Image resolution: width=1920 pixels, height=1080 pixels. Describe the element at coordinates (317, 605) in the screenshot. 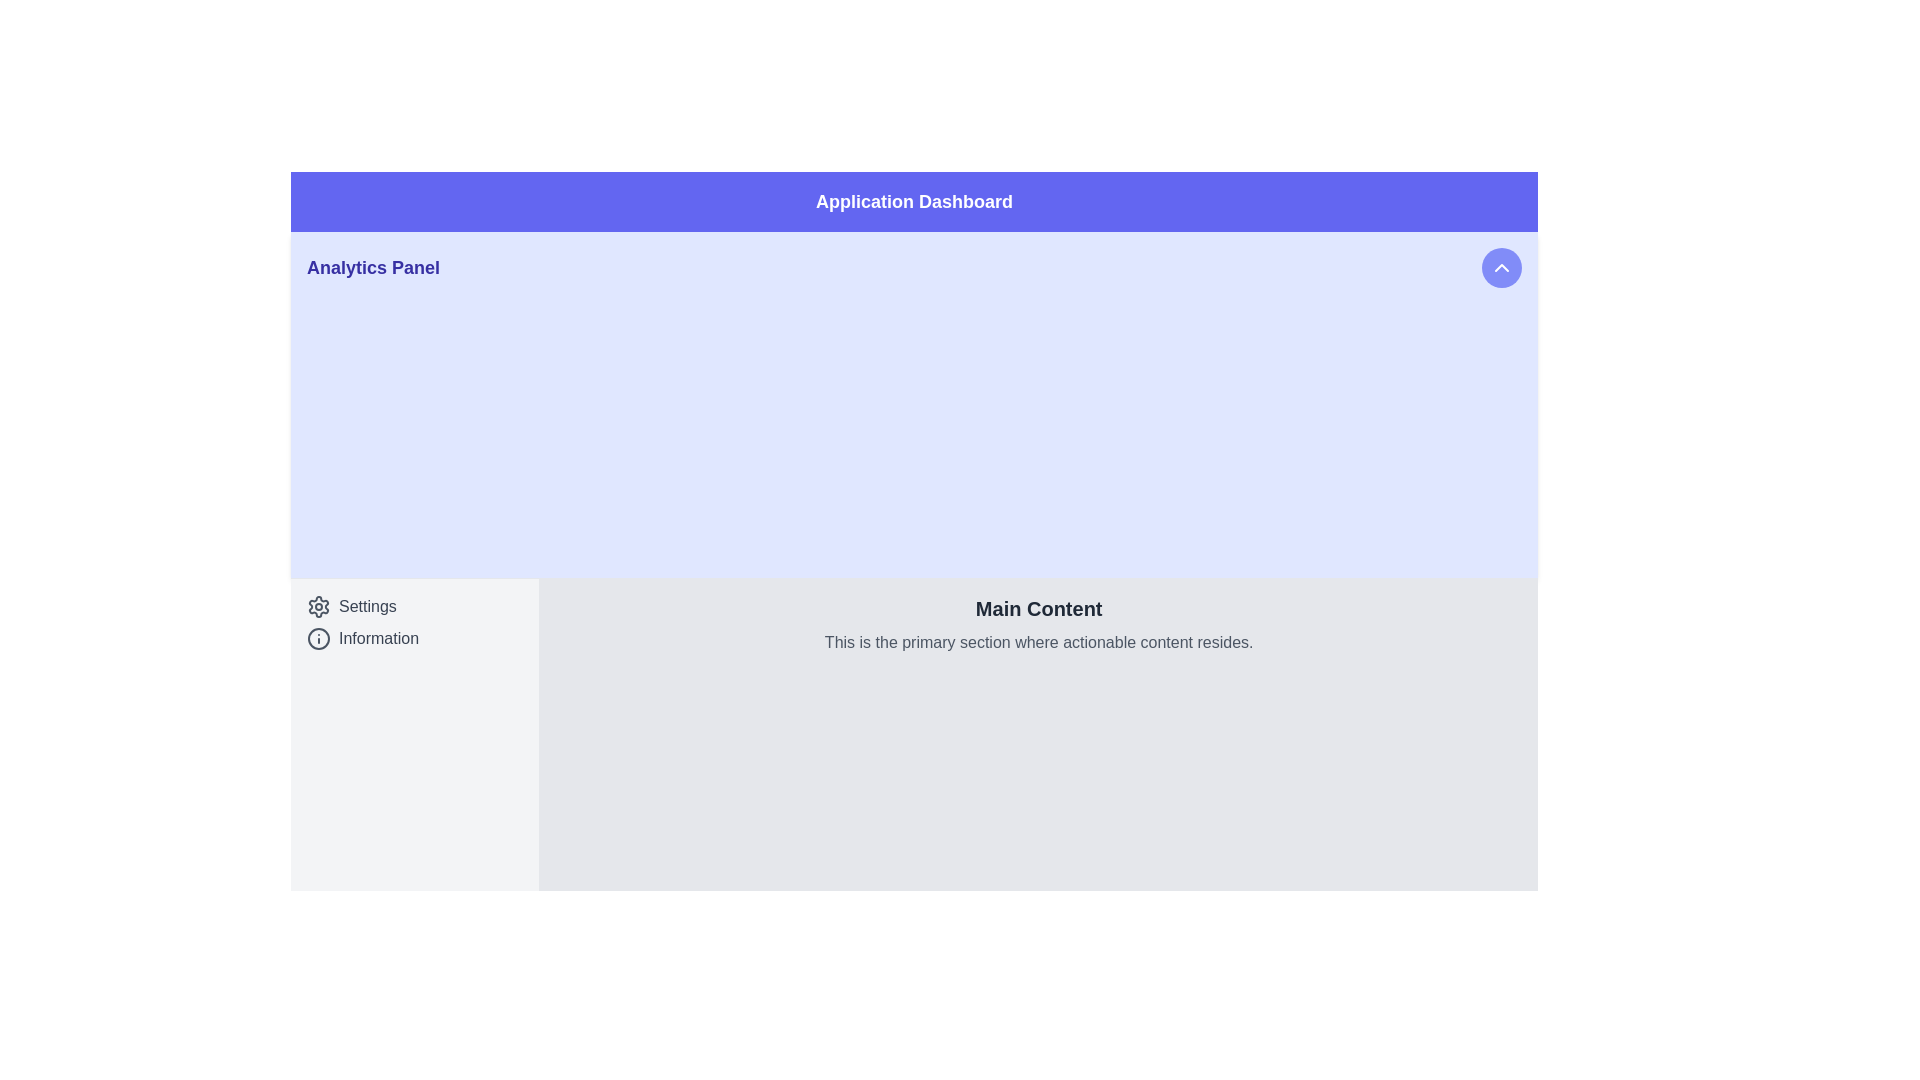

I see `the settings icon located` at that location.